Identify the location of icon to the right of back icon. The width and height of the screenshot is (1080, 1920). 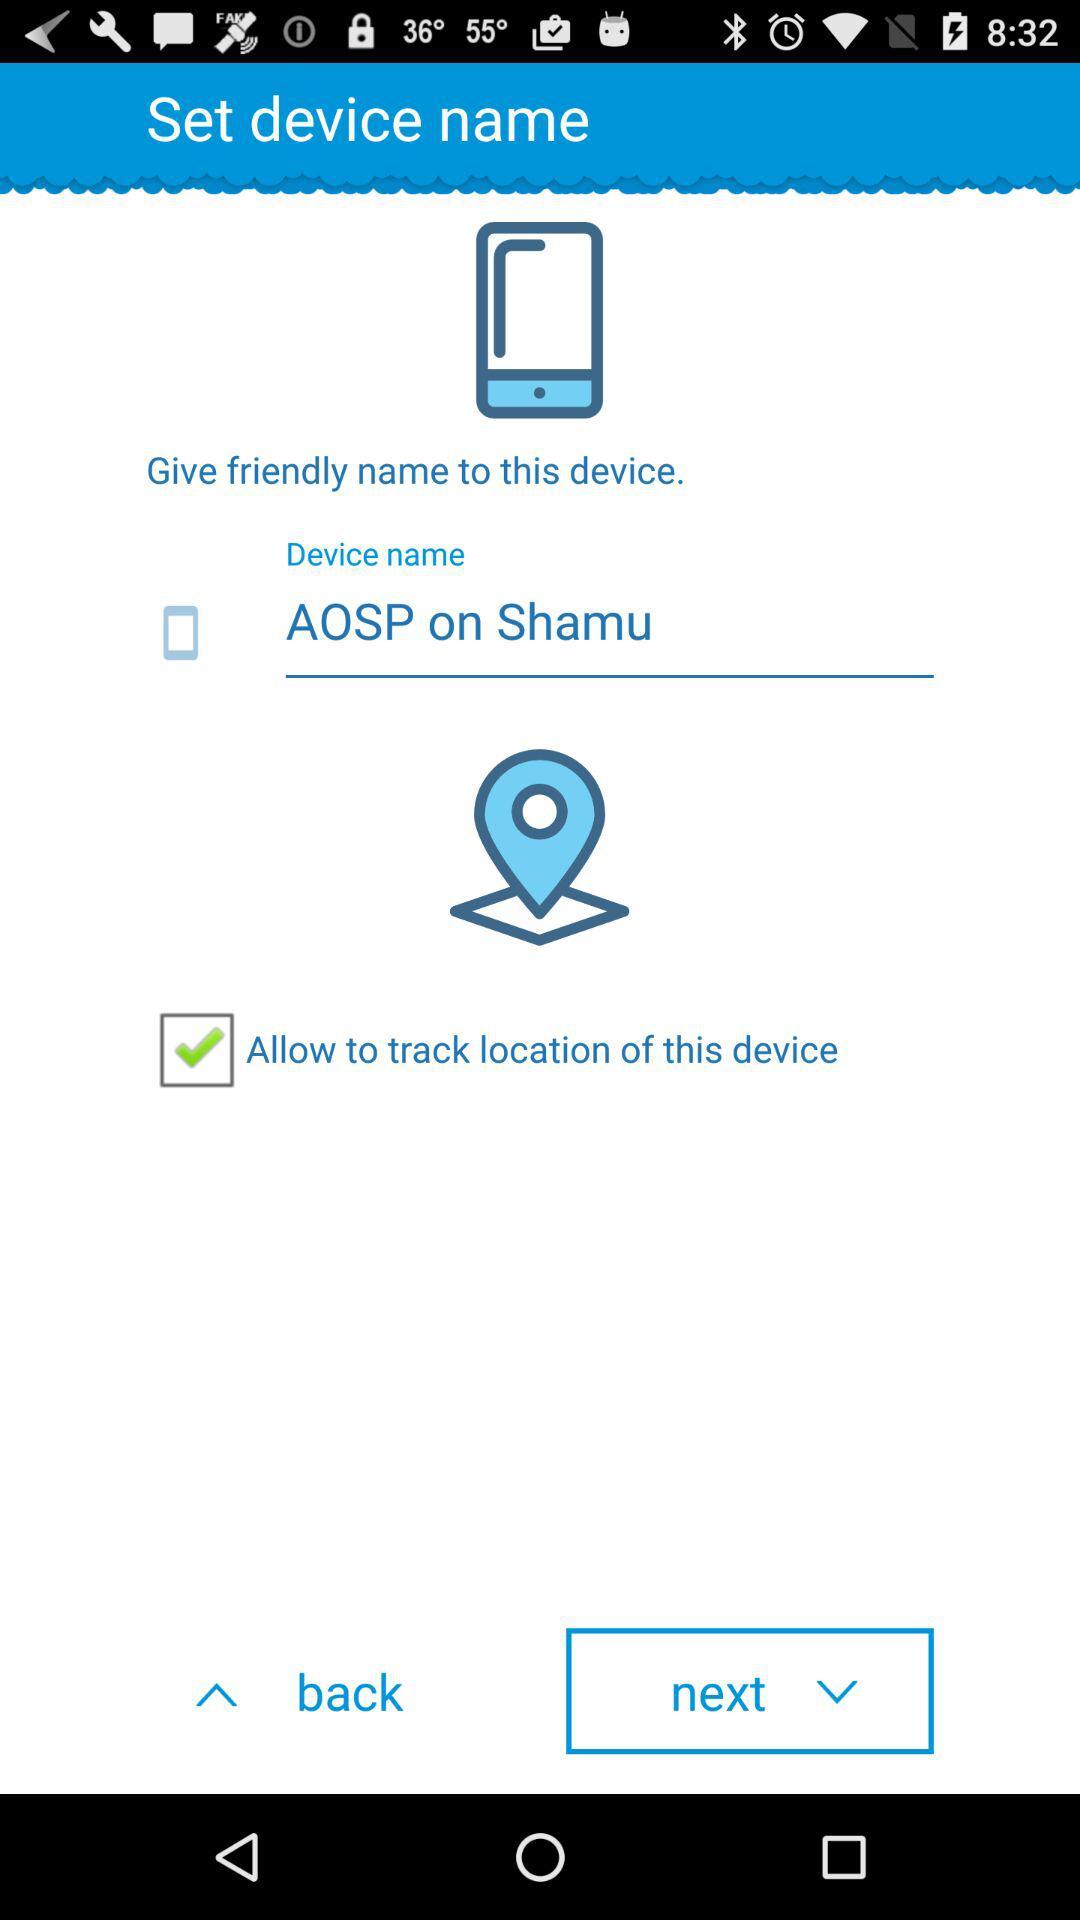
(749, 1690).